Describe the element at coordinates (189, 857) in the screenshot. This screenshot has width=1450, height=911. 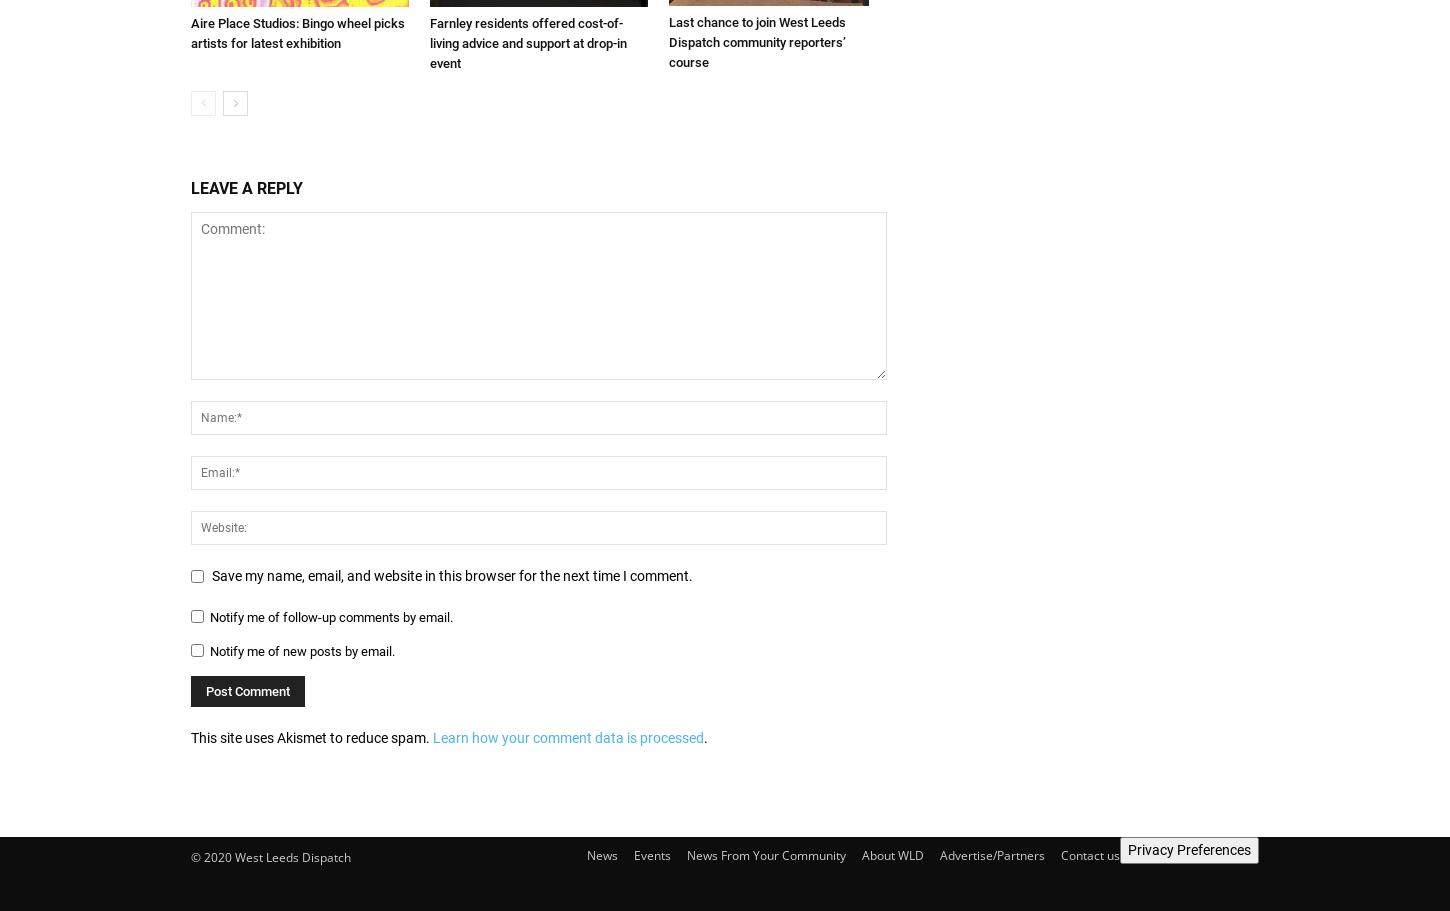
I see `'© 2020 West Leeds Dispatch'` at that location.